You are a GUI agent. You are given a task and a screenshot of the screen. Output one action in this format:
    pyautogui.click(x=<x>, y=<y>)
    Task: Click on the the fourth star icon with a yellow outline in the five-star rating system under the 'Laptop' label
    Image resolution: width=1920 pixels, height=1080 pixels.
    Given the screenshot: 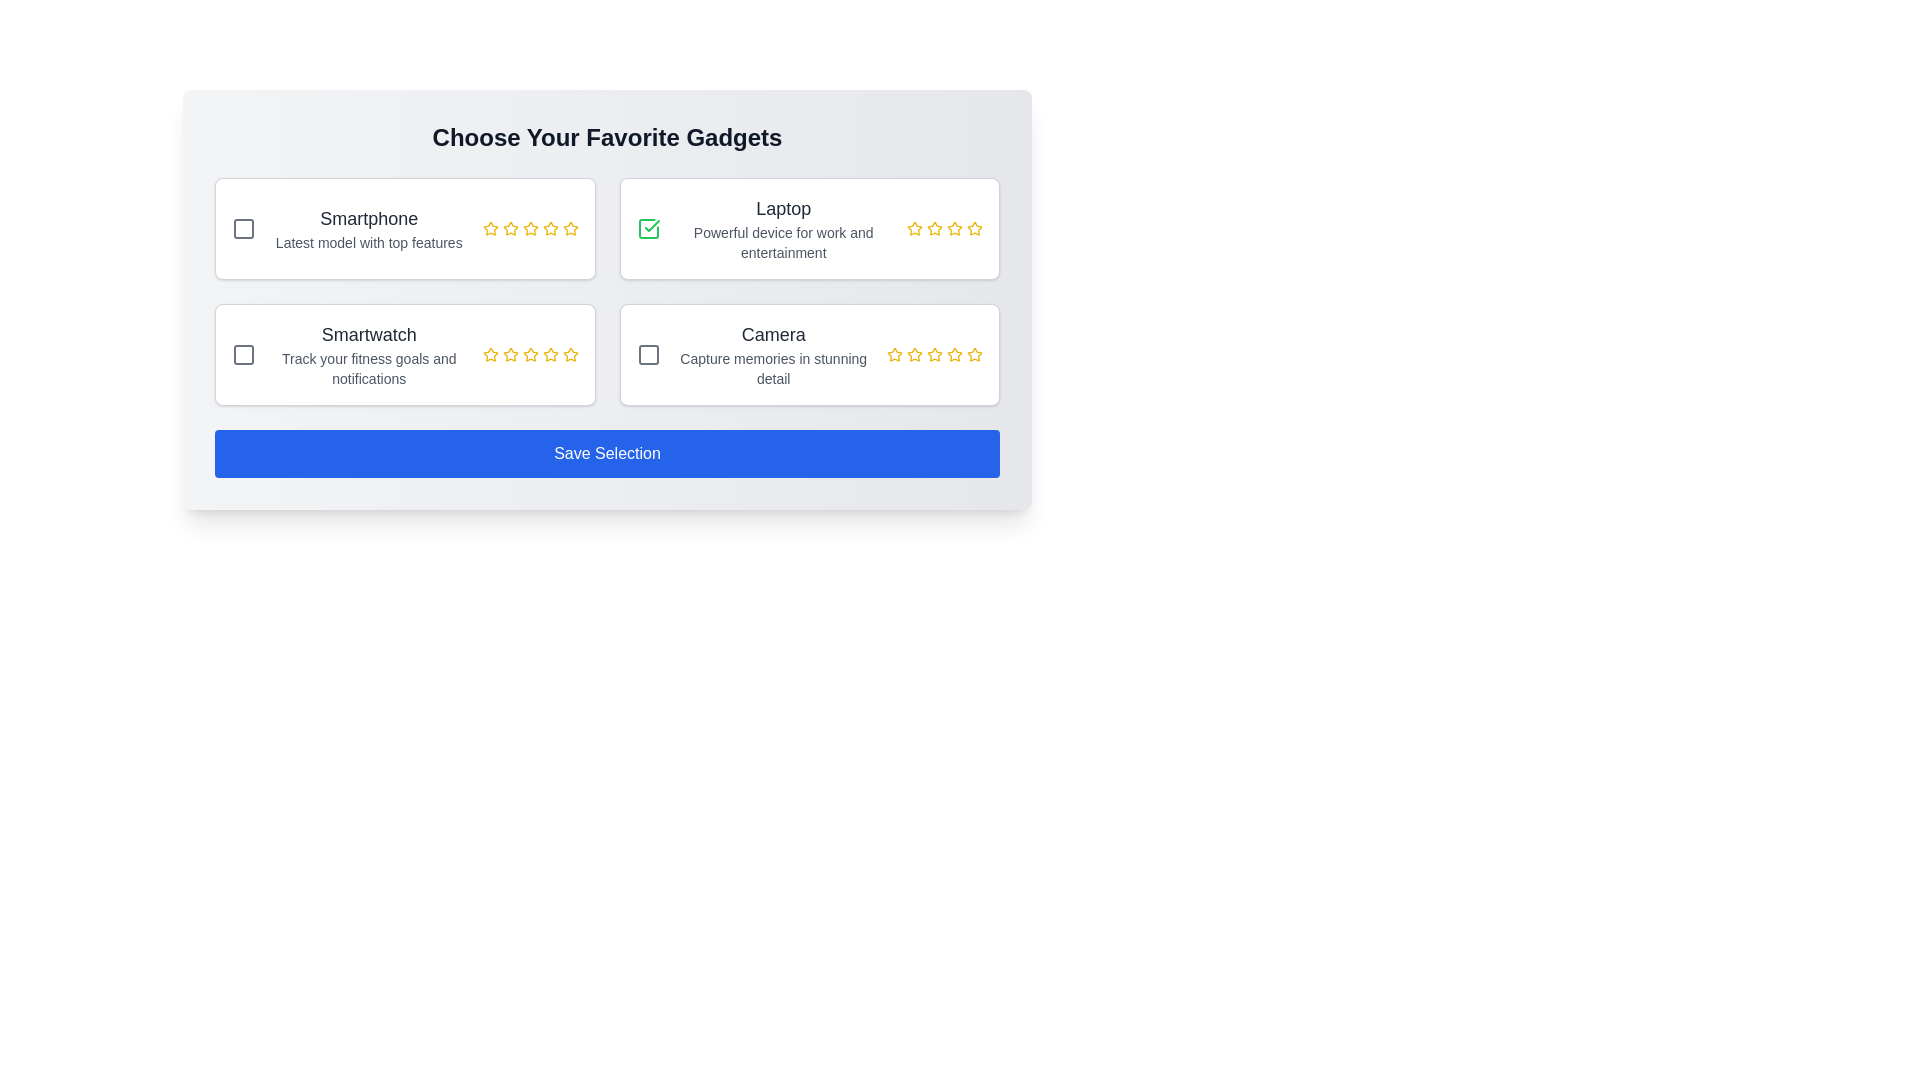 What is the action you would take?
    pyautogui.click(x=974, y=227)
    